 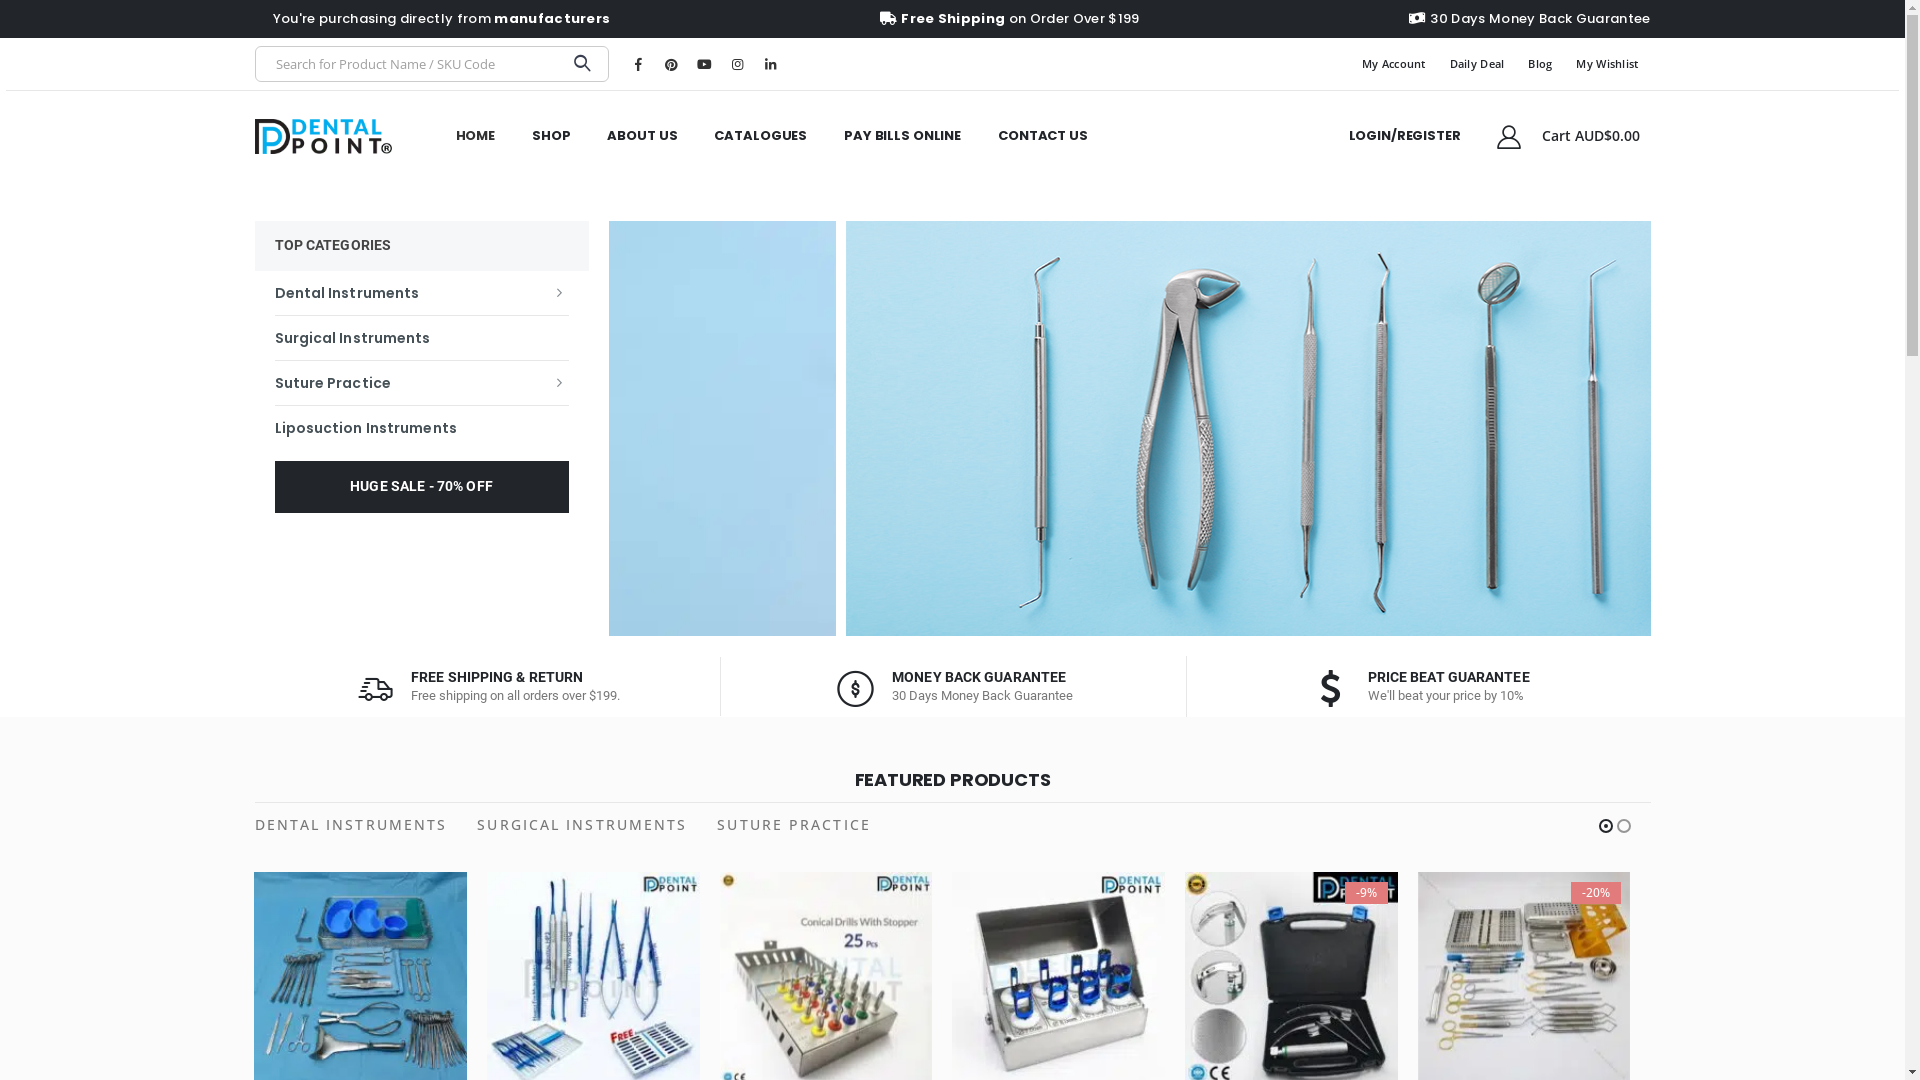 I want to click on 'Dental Instruments', so click(x=420, y=292).